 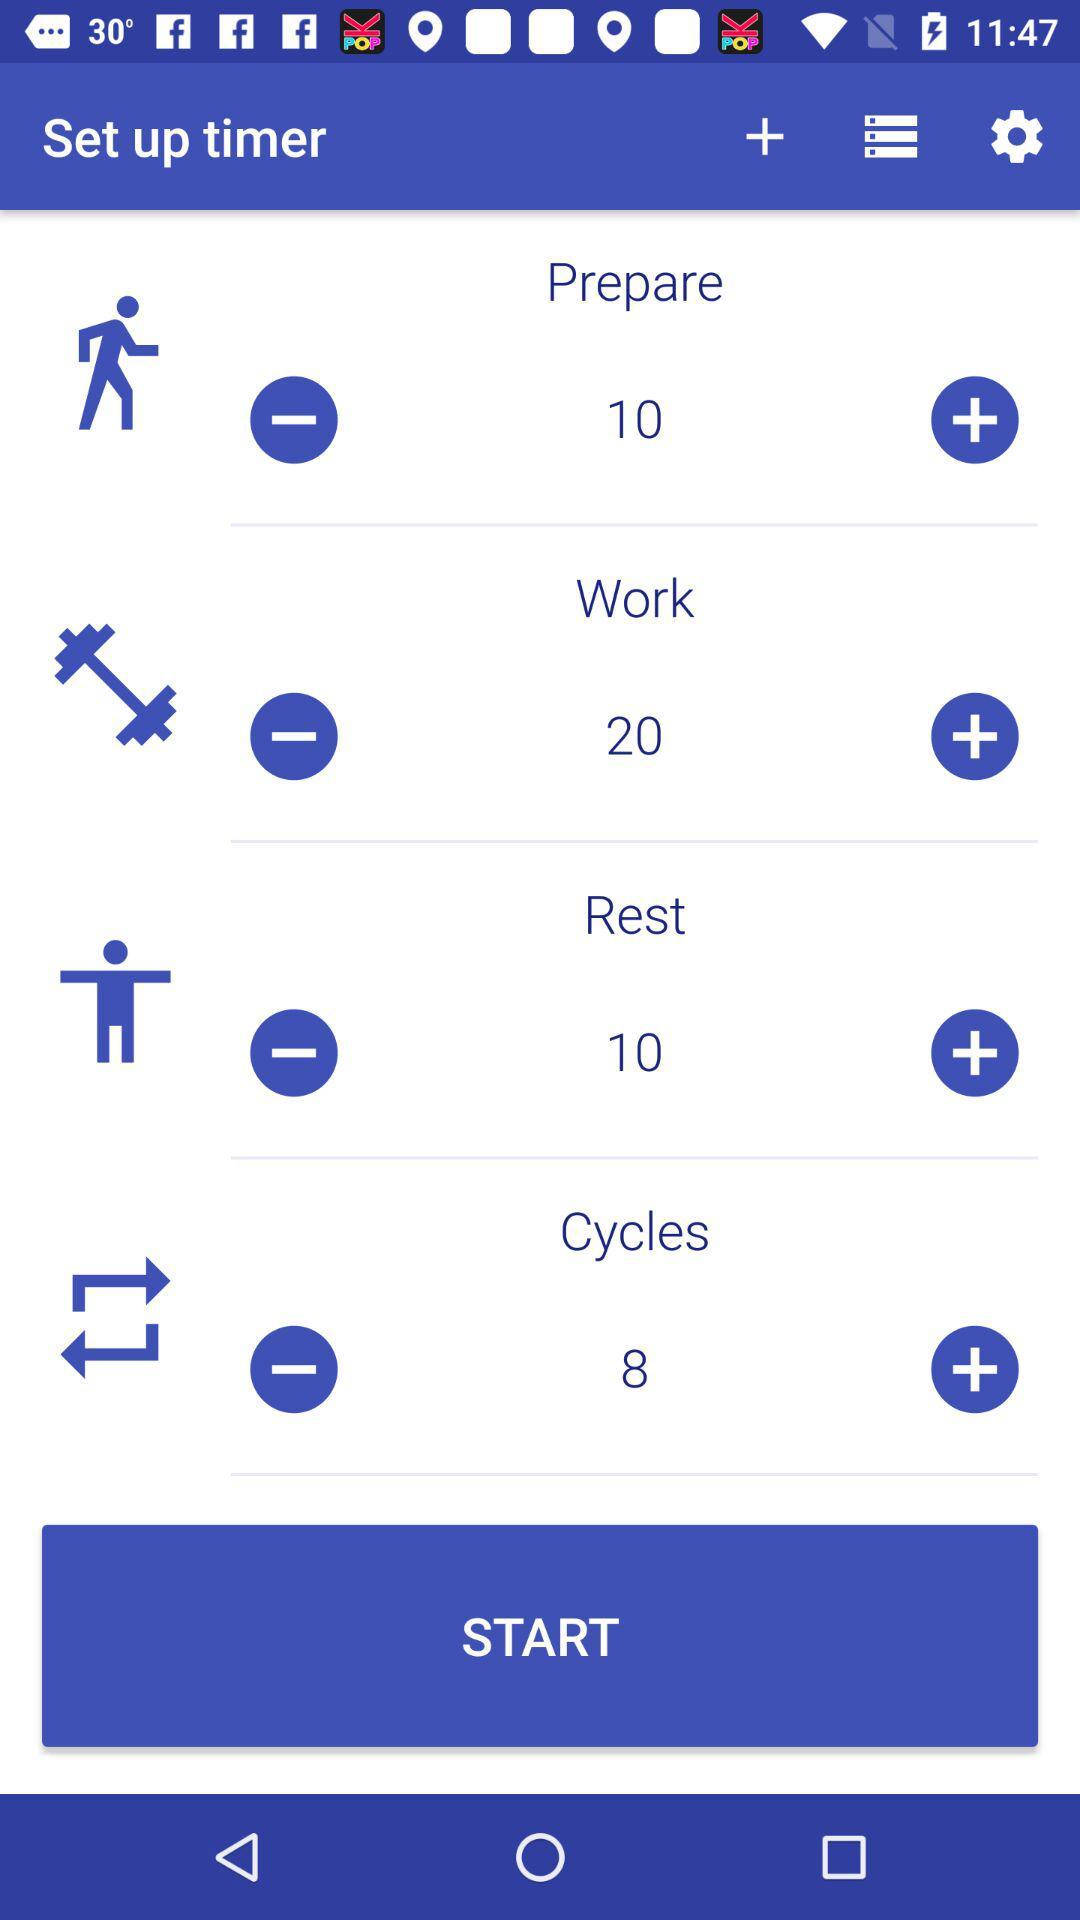 I want to click on the add icon, so click(x=974, y=1368).